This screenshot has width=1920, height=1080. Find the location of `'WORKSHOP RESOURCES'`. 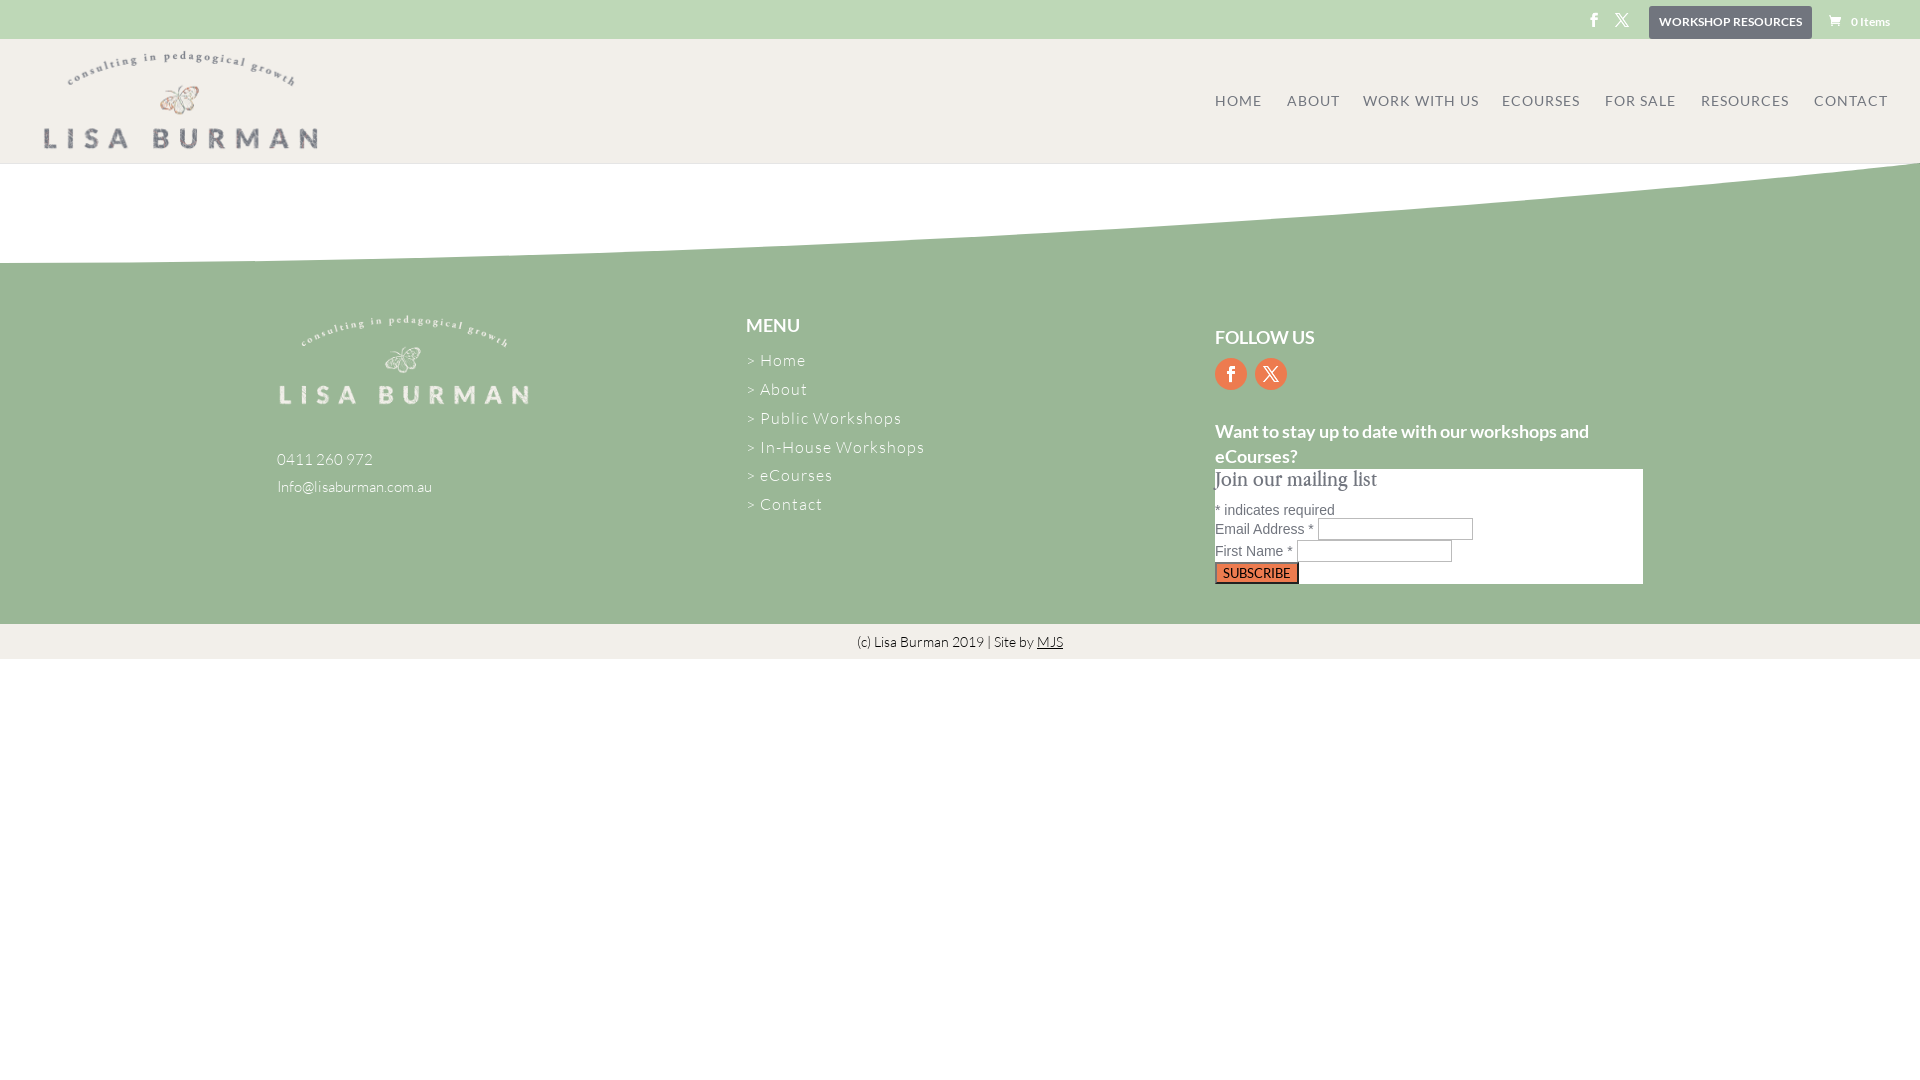

'WORKSHOP RESOURCES' is located at coordinates (1729, 26).